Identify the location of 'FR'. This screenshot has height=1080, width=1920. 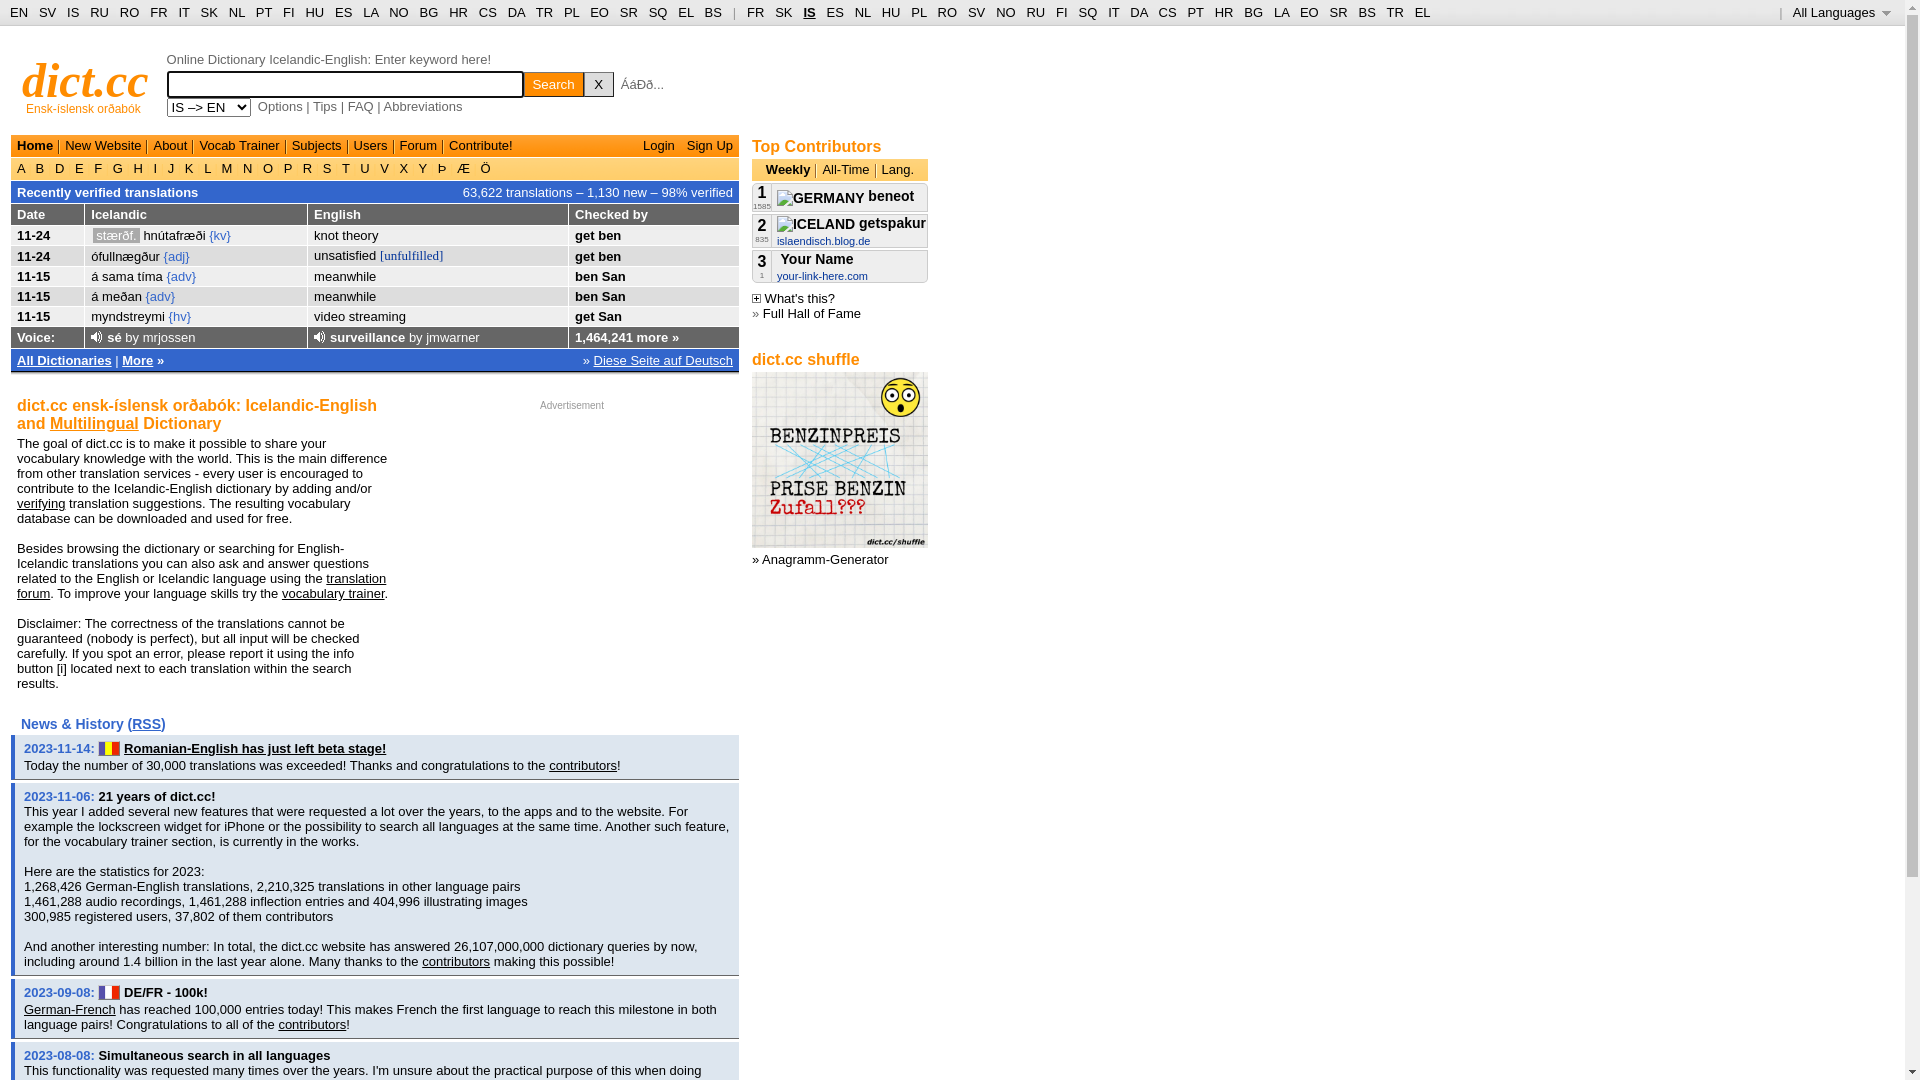
(754, 12).